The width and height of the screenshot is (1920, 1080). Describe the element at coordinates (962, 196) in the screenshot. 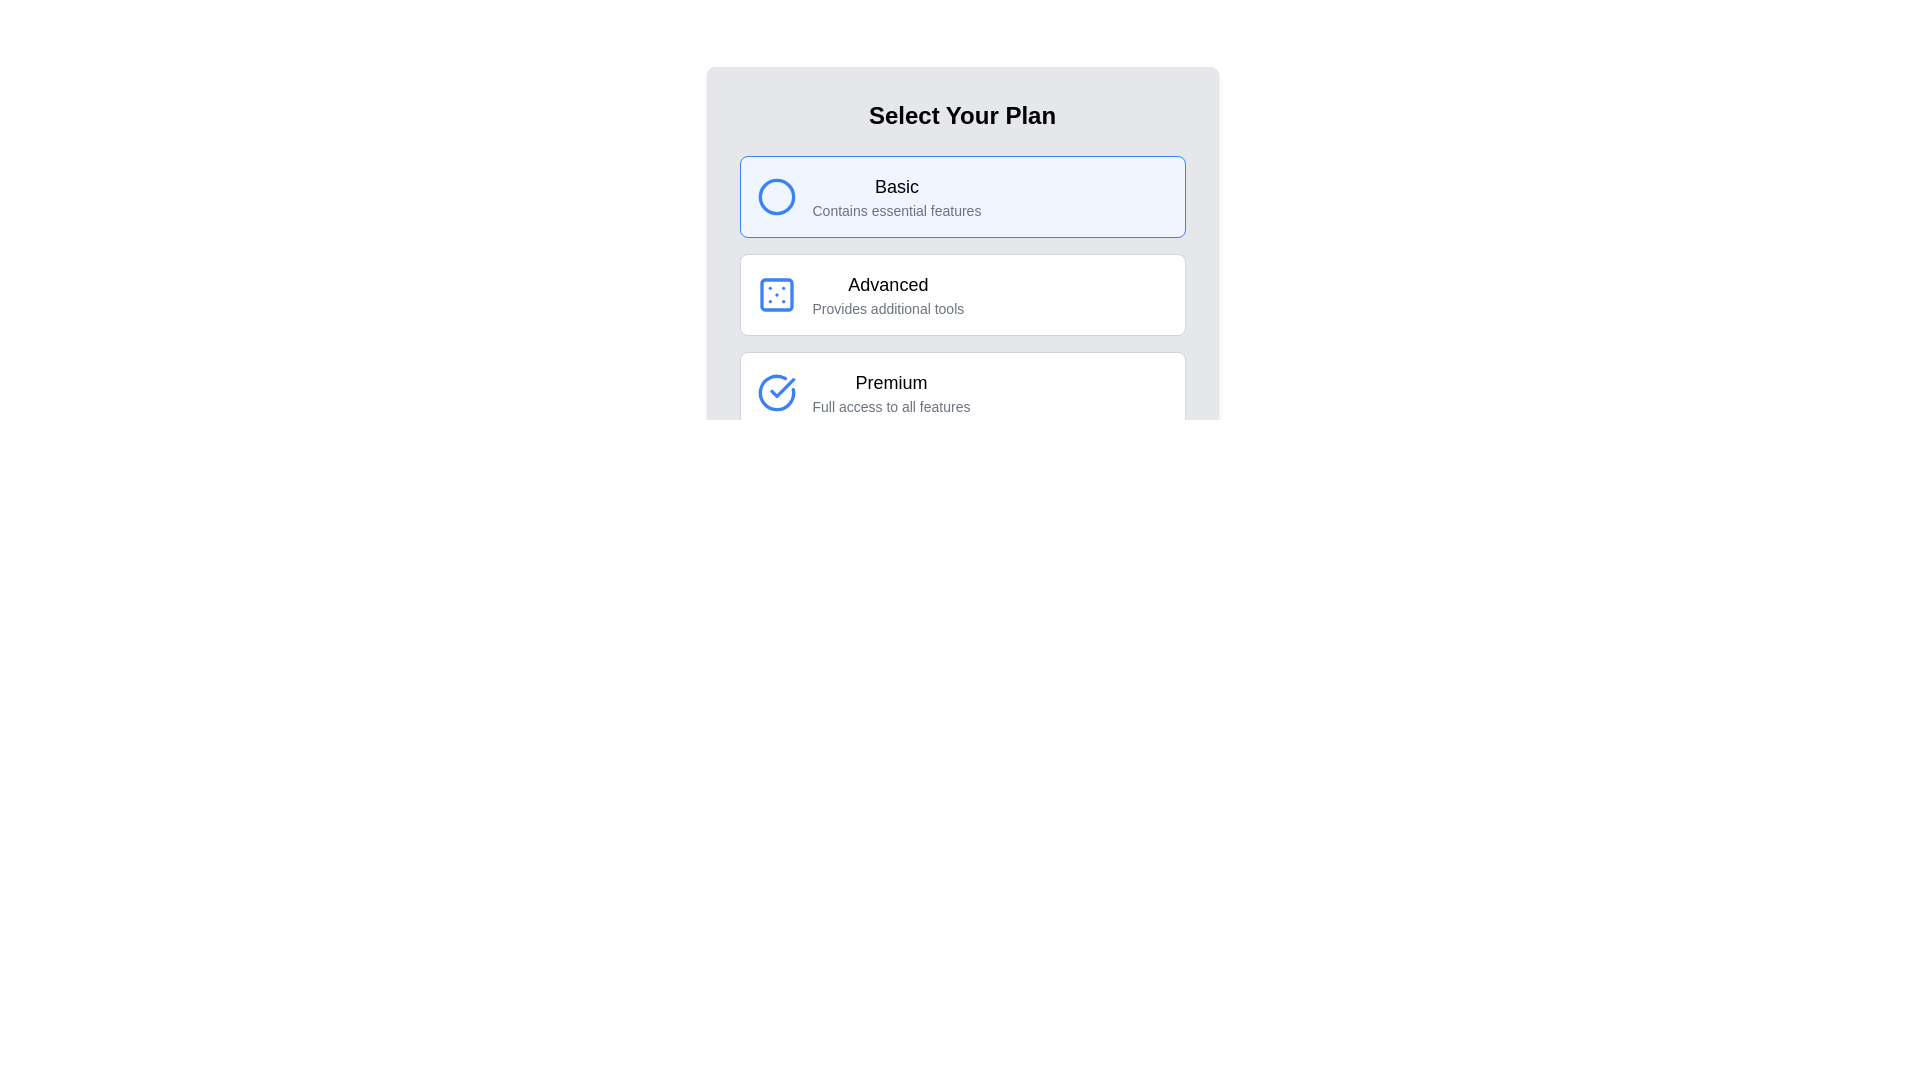

I see `the 'Basic' subscription plan selectable button located directly below the 'Select Your Plan' header` at that location.